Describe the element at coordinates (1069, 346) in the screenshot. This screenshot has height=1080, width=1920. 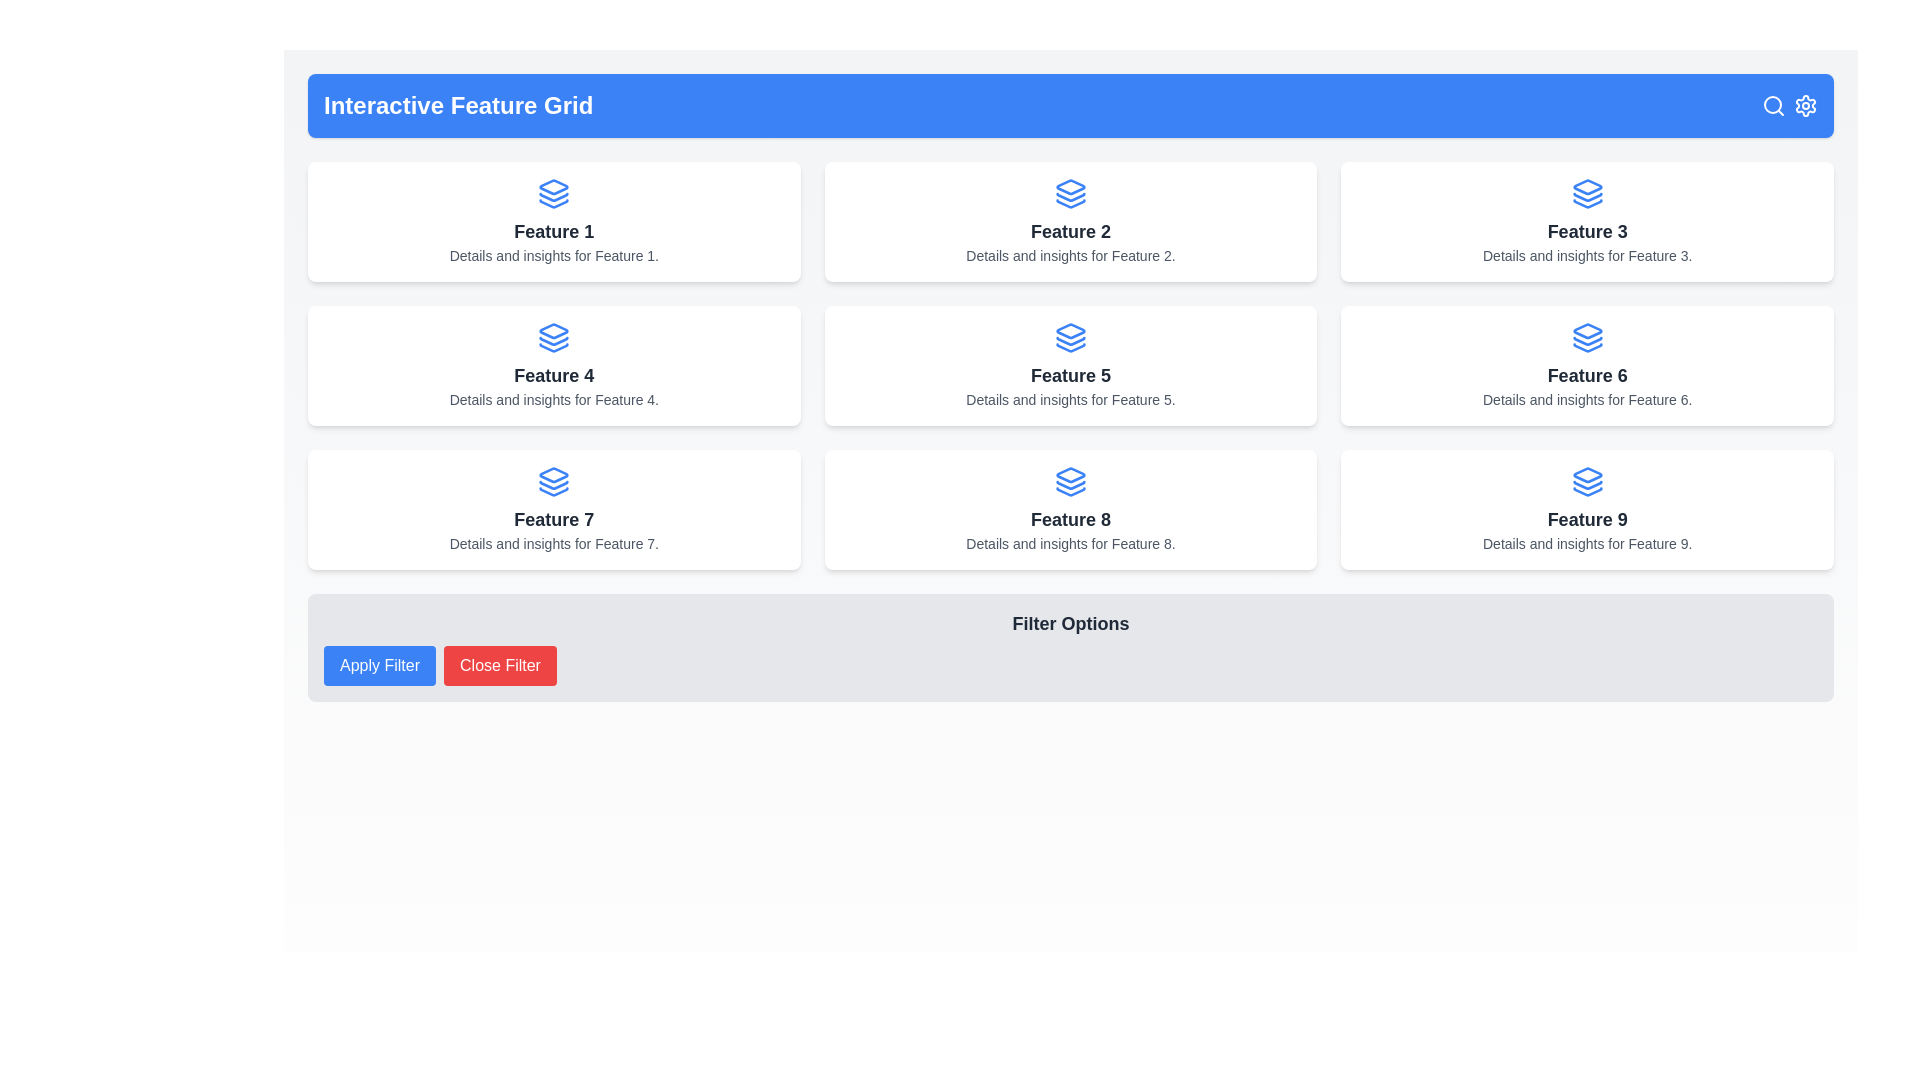
I see `bottommost blue trapezoidal shape icon decoration layer representing layers in Feature 5, located in the second row, middle column of the grid` at that location.